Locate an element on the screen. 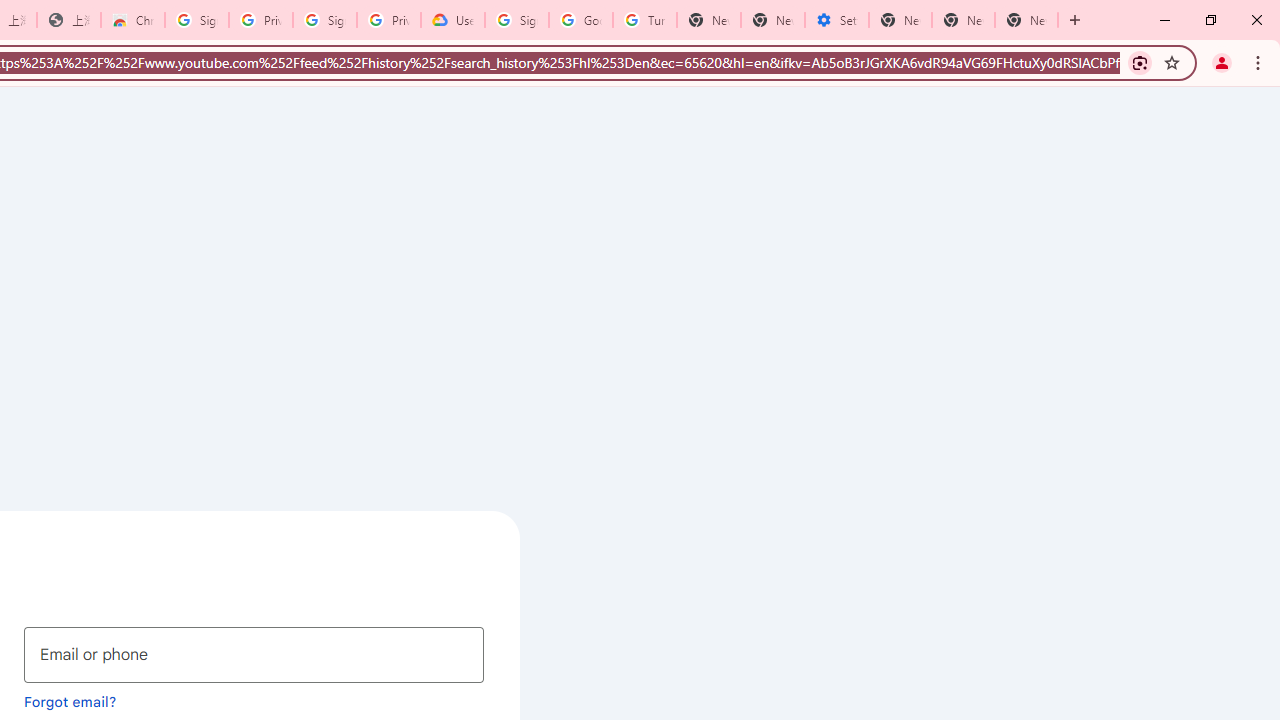  'Turn cookies on or off - Computer - Google Account Help' is located at coordinates (645, 20).